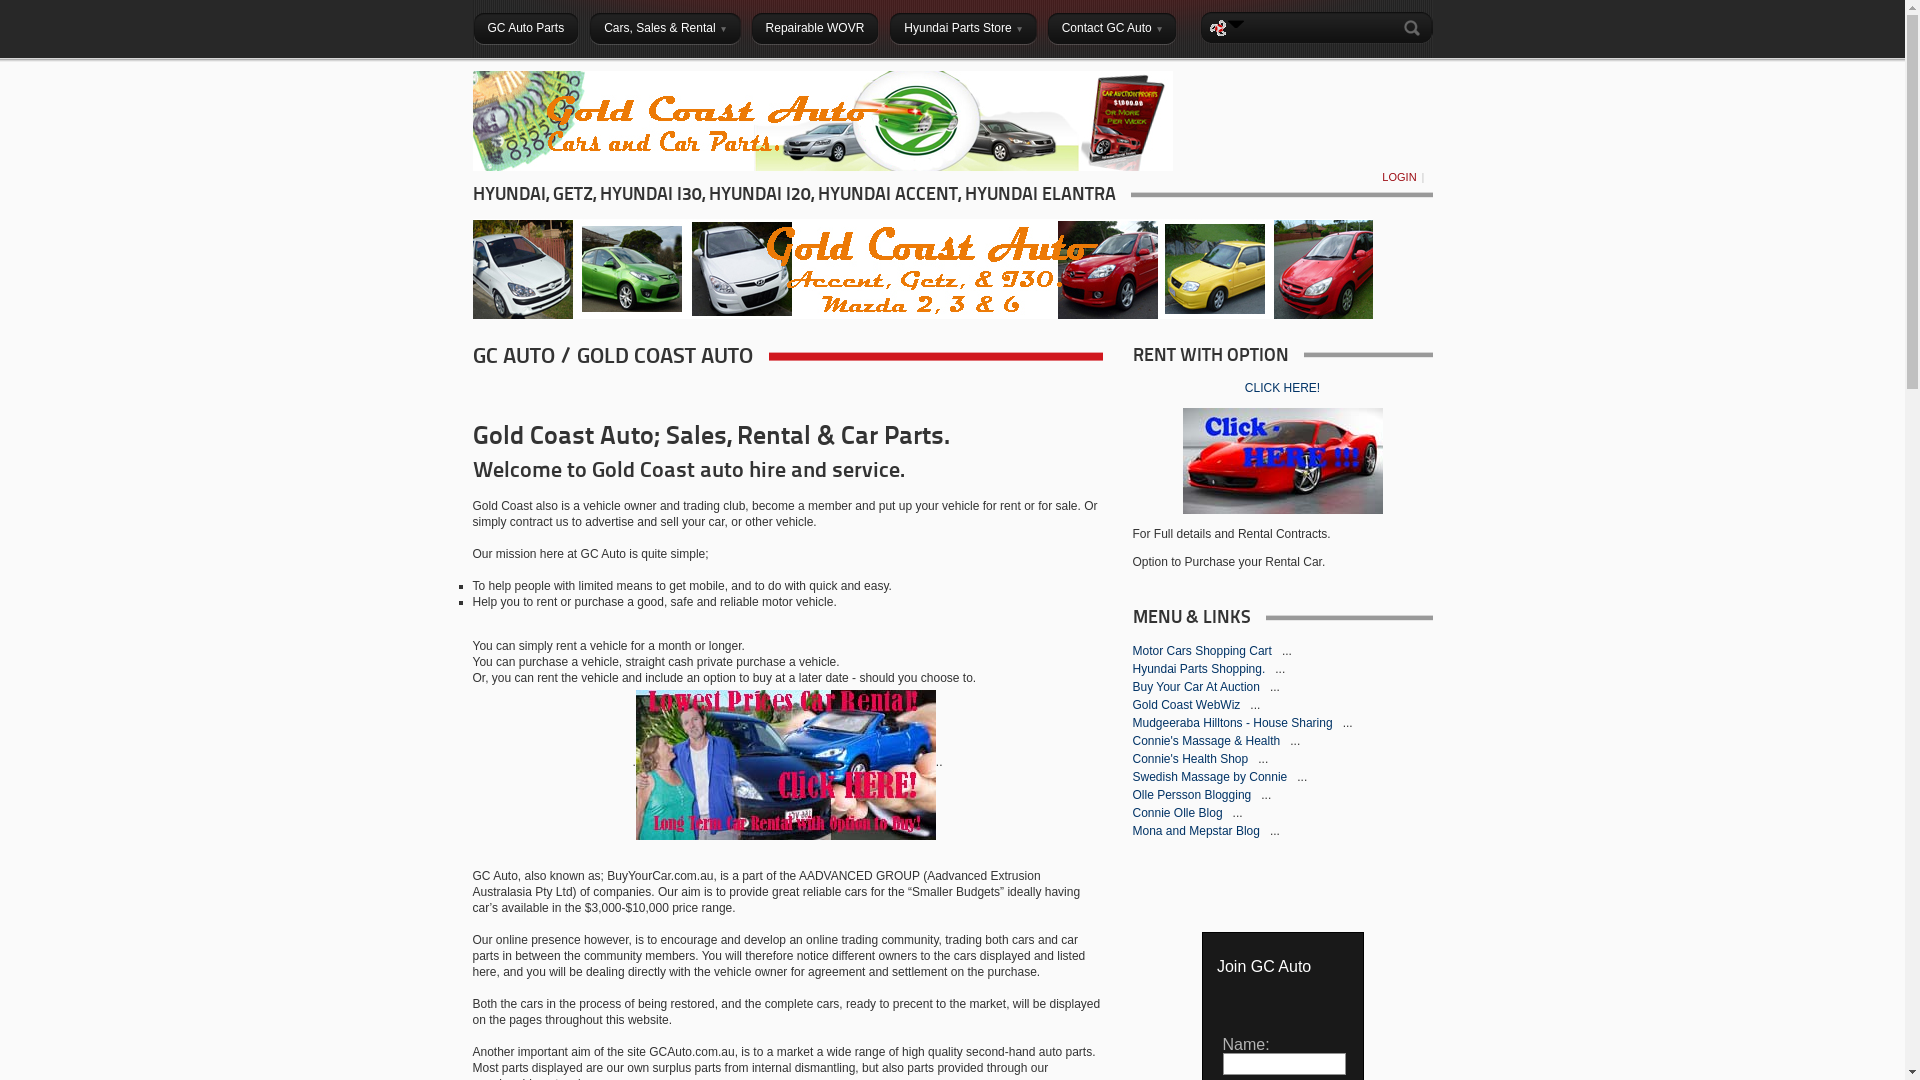  What do you see at coordinates (1274, 668) in the screenshot?
I see `'...'` at bounding box center [1274, 668].